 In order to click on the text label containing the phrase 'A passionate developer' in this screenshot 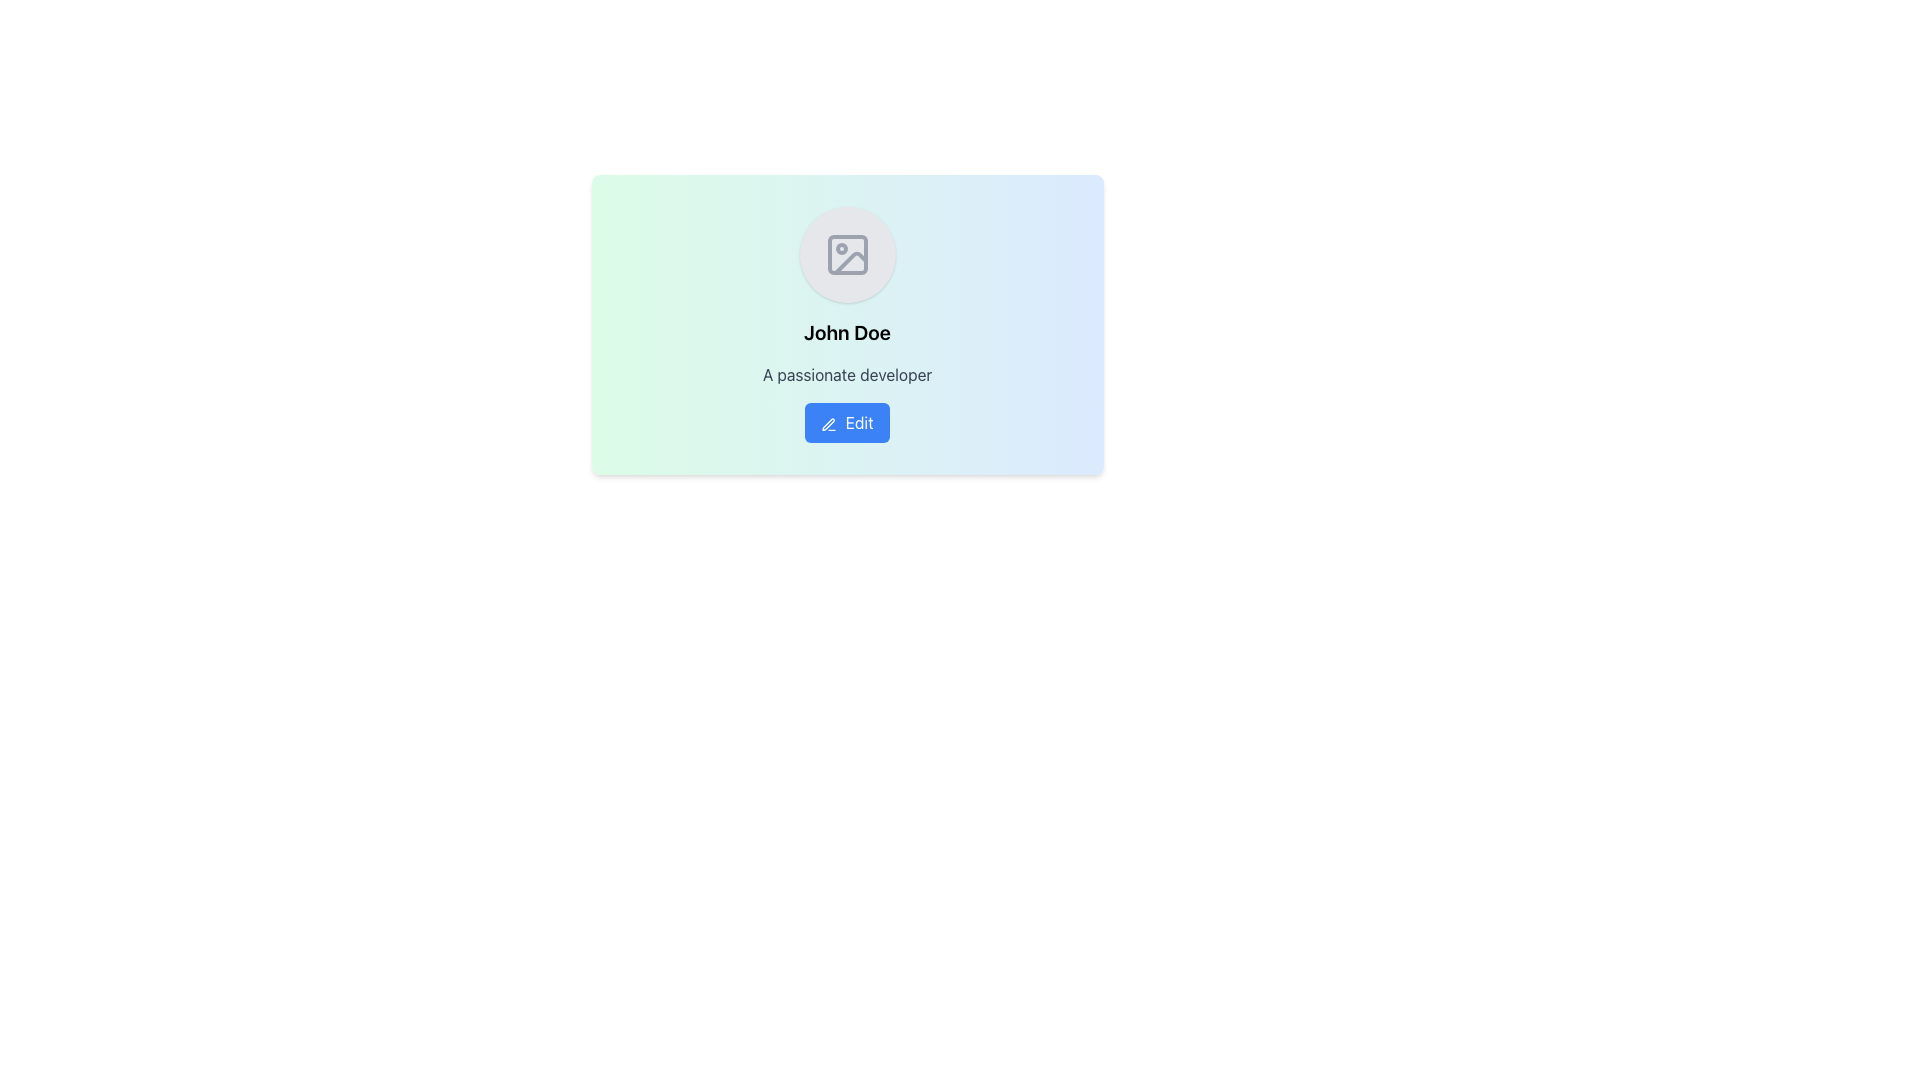, I will do `click(847, 374)`.